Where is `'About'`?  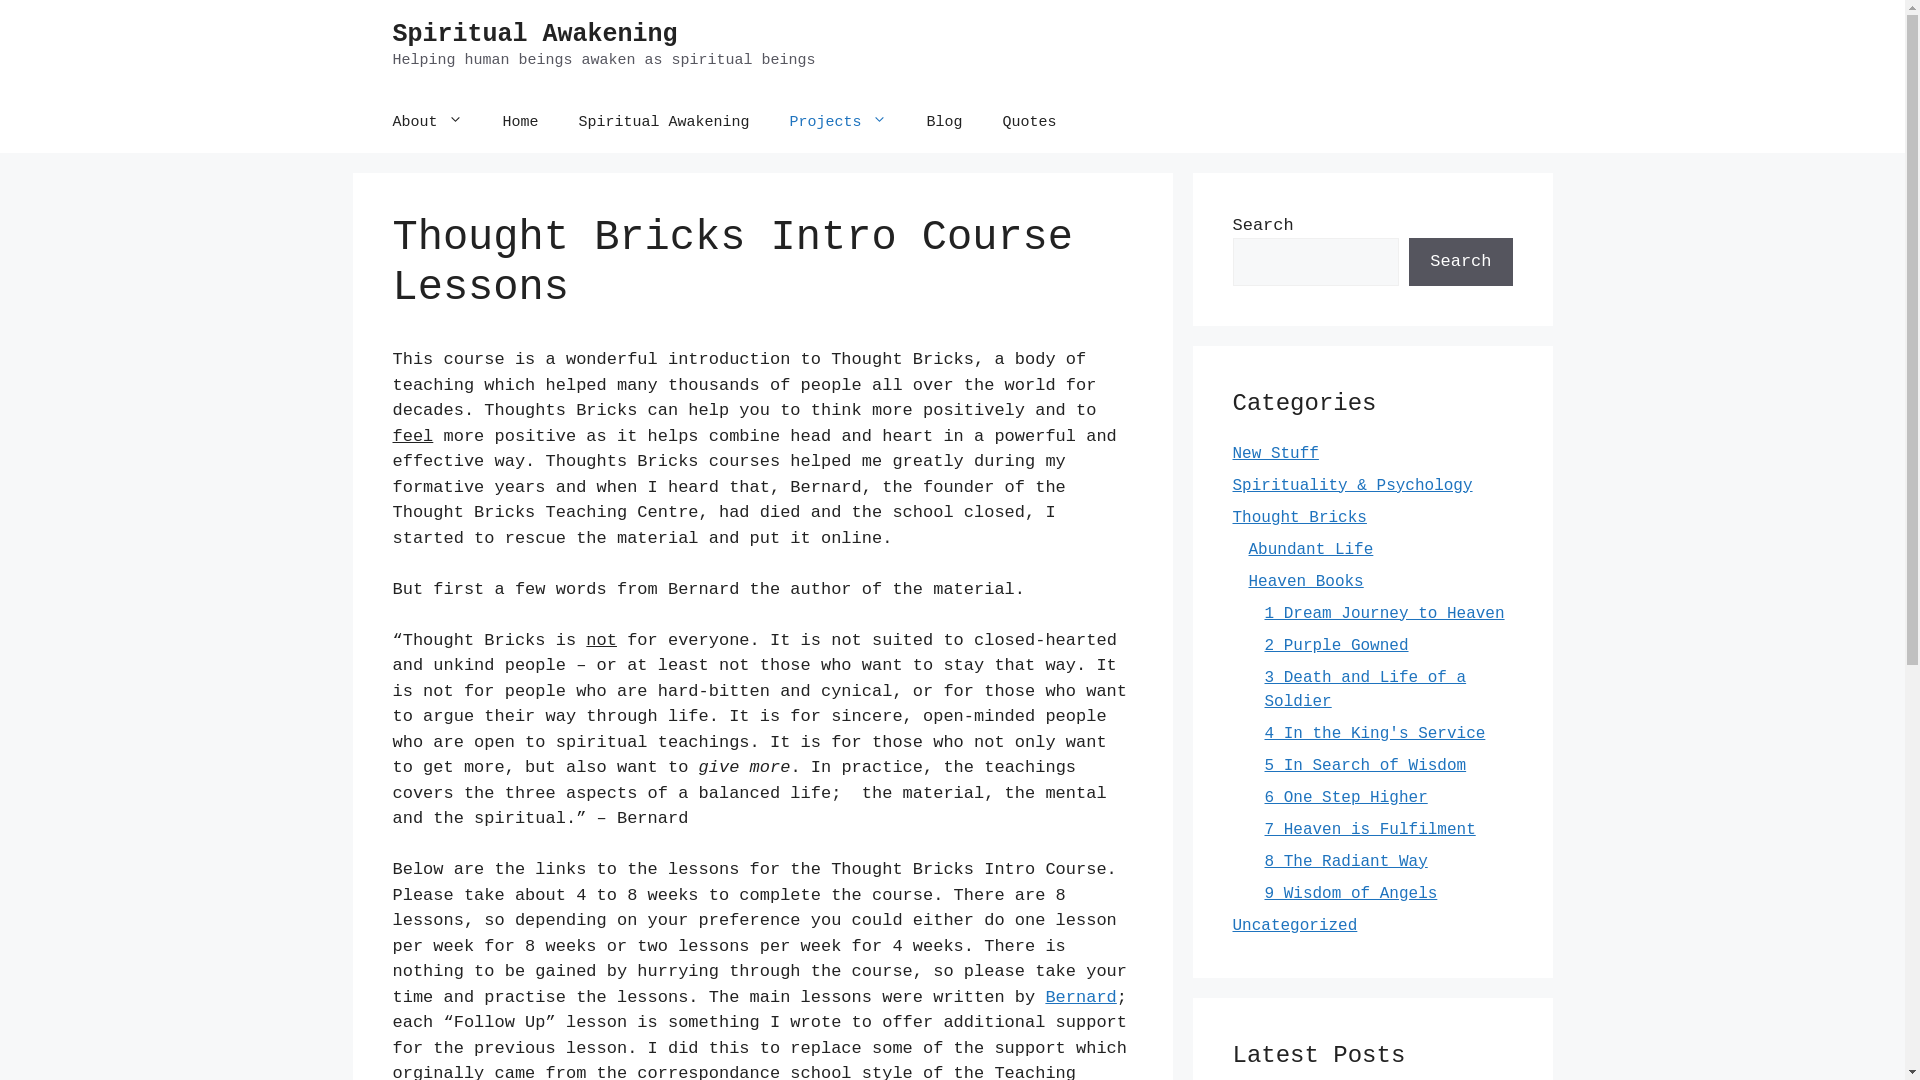 'About' is located at coordinates (426, 122).